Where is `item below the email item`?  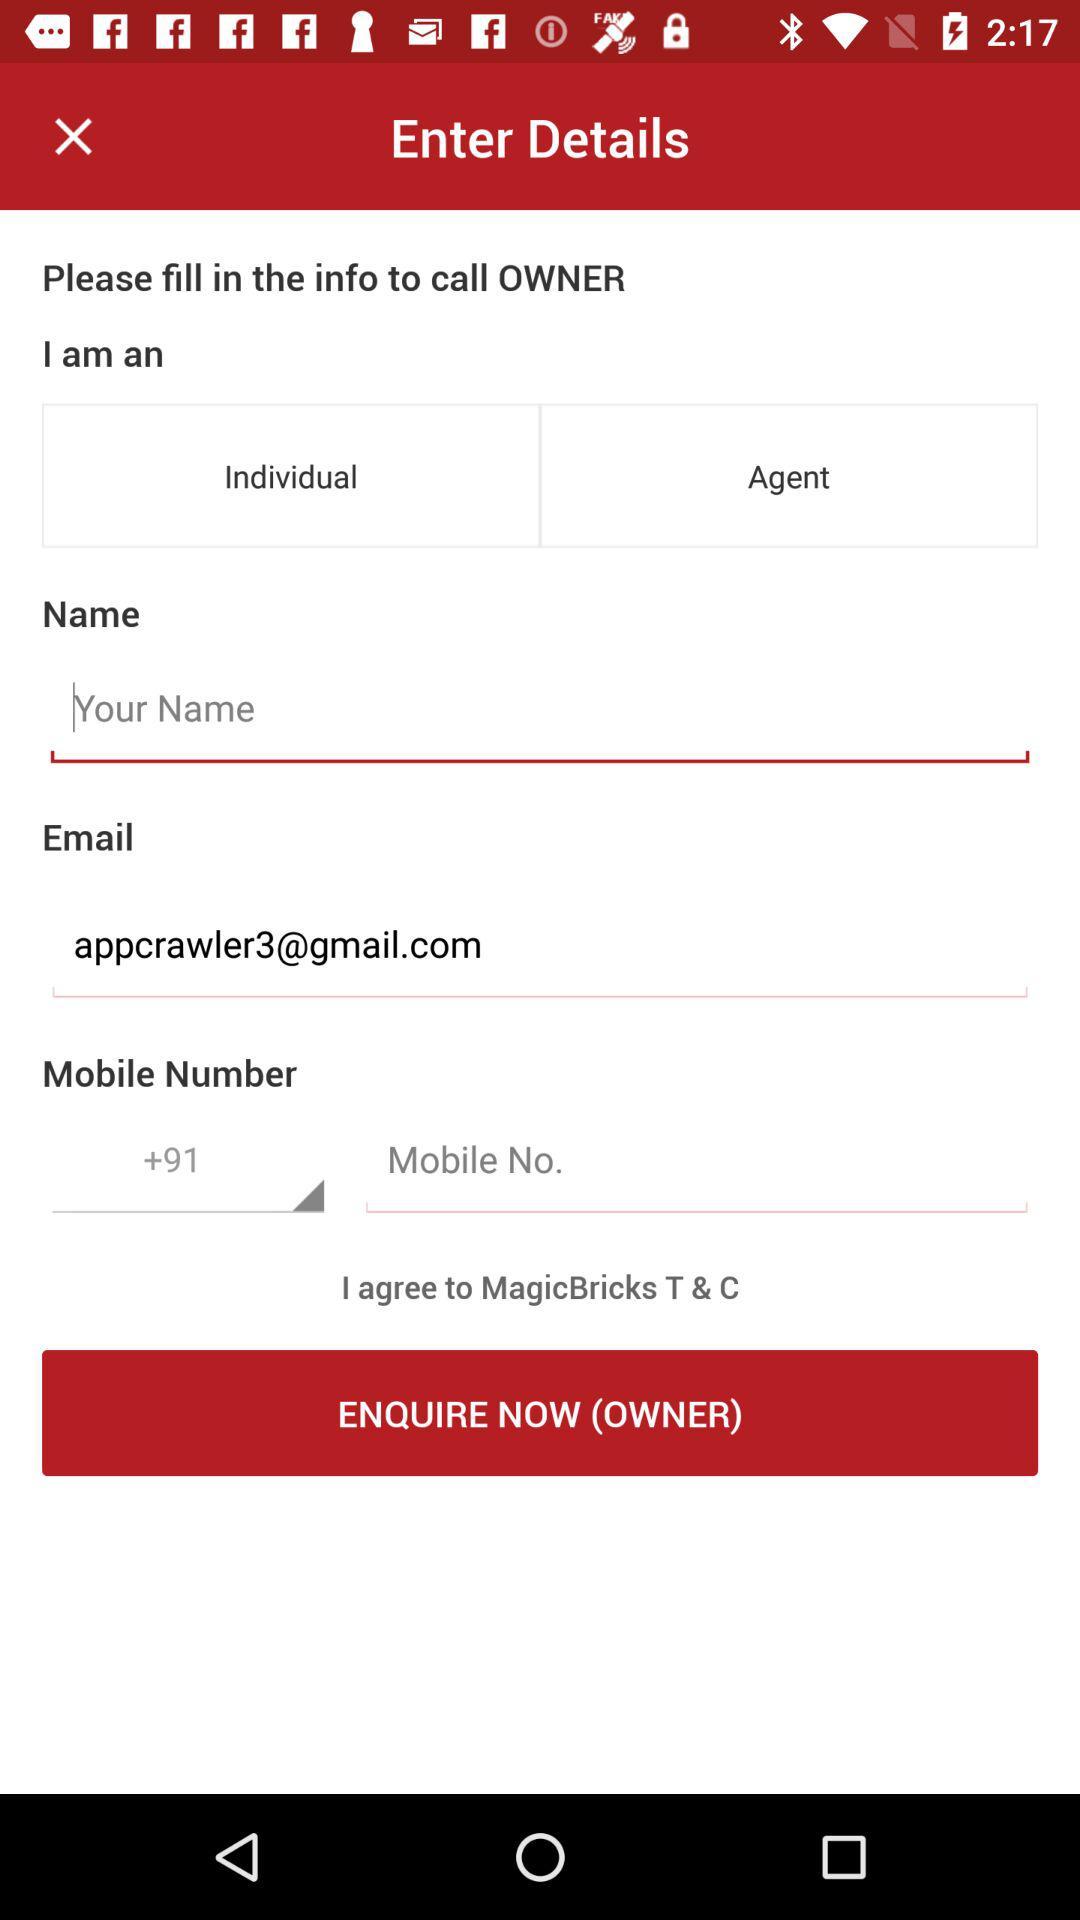
item below the email item is located at coordinates (540, 944).